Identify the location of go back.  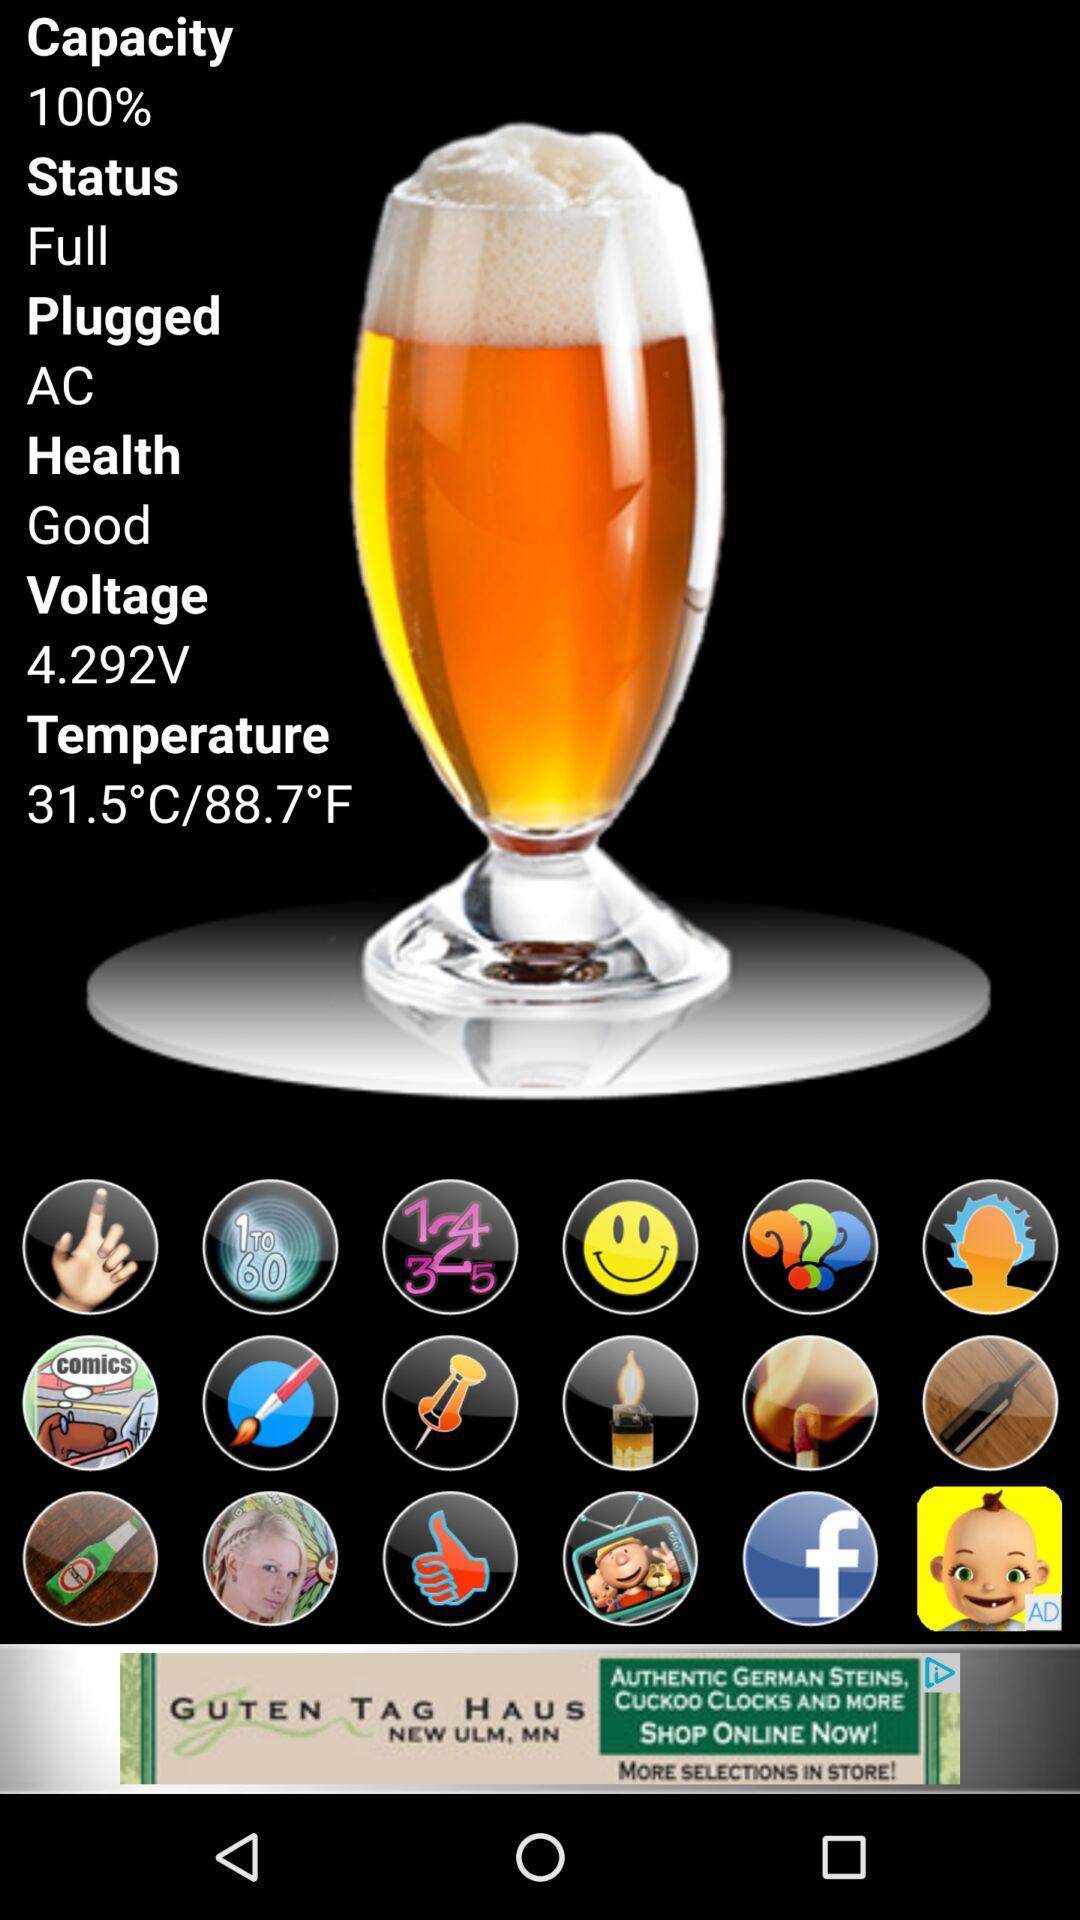
(810, 1557).